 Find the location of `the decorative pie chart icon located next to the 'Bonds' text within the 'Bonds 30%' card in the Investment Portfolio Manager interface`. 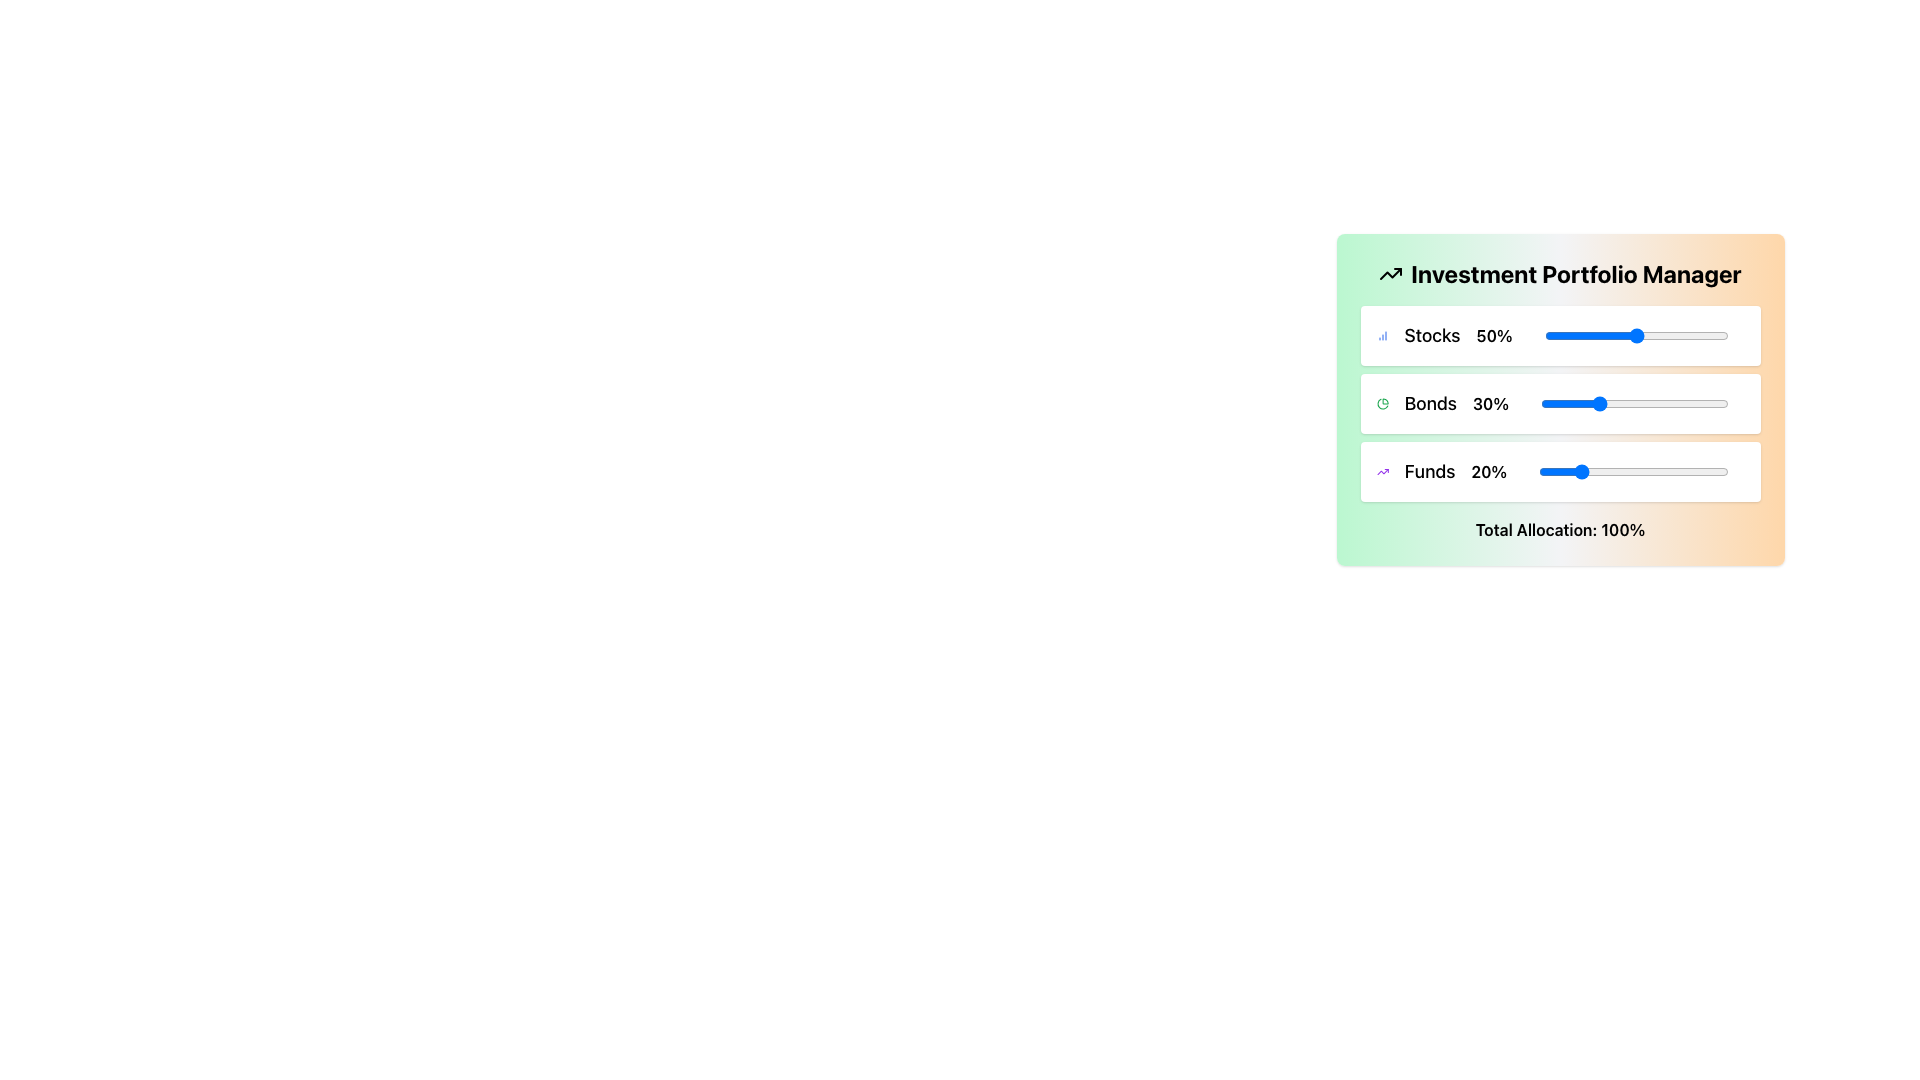

the decorative pie chart icon located next to the 'Bonds' text within the 'Bonds 30%' card in the Investment Portfolio Manager interface is located at coordinates (1381, 404).